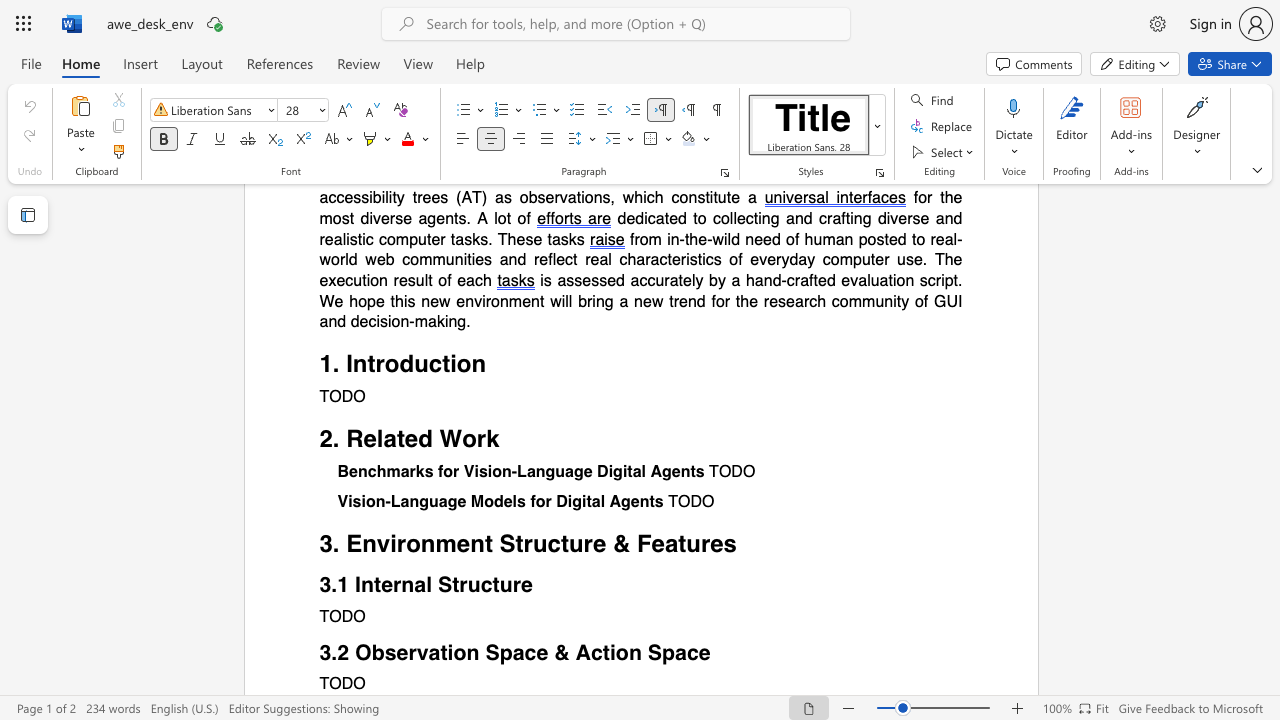 Image resolution: width=1280 pixels, height=720 pixels. Describe the element at coordinates (403, 438) in the screenshot. I see `the subset text "ed" within the text "2. Related Work"` at that location.